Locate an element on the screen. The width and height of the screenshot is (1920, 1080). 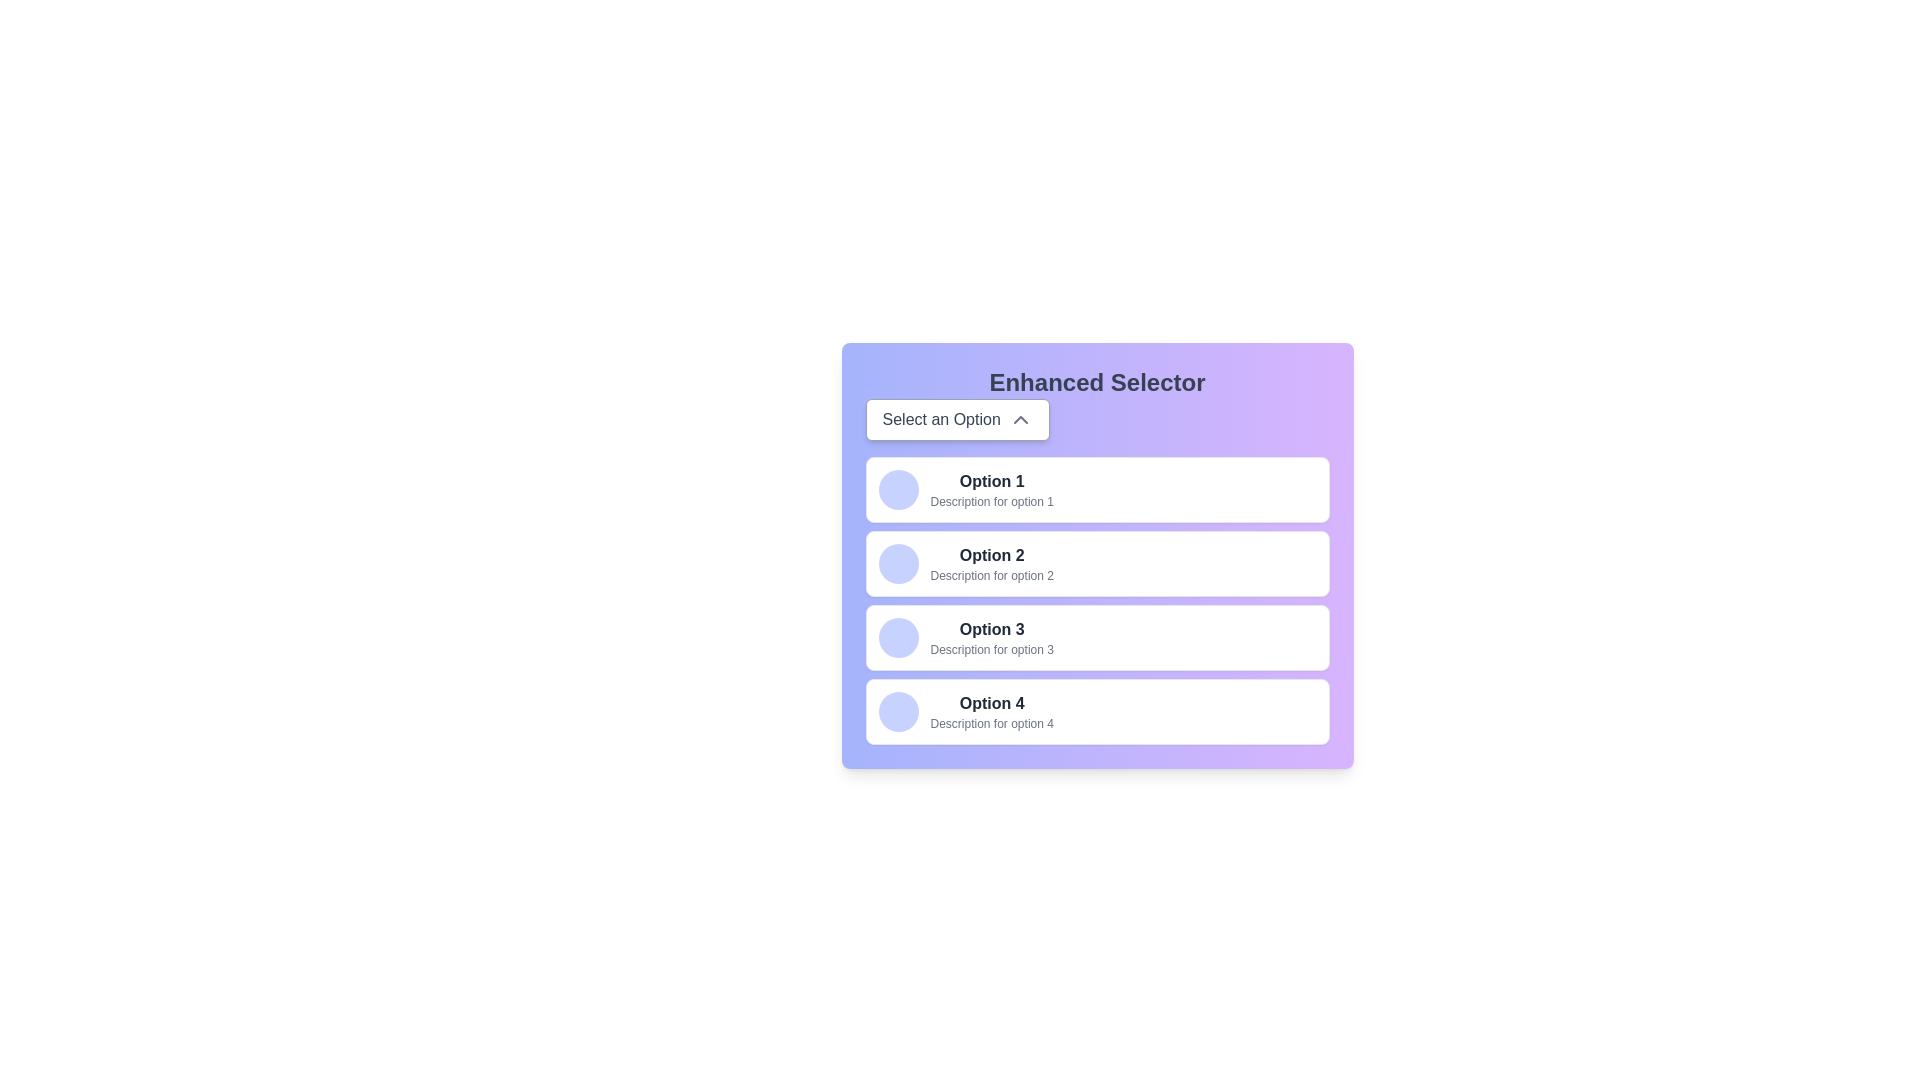
the first selectable list item labeled 'Option 1' is located at coordinates (992, 489).